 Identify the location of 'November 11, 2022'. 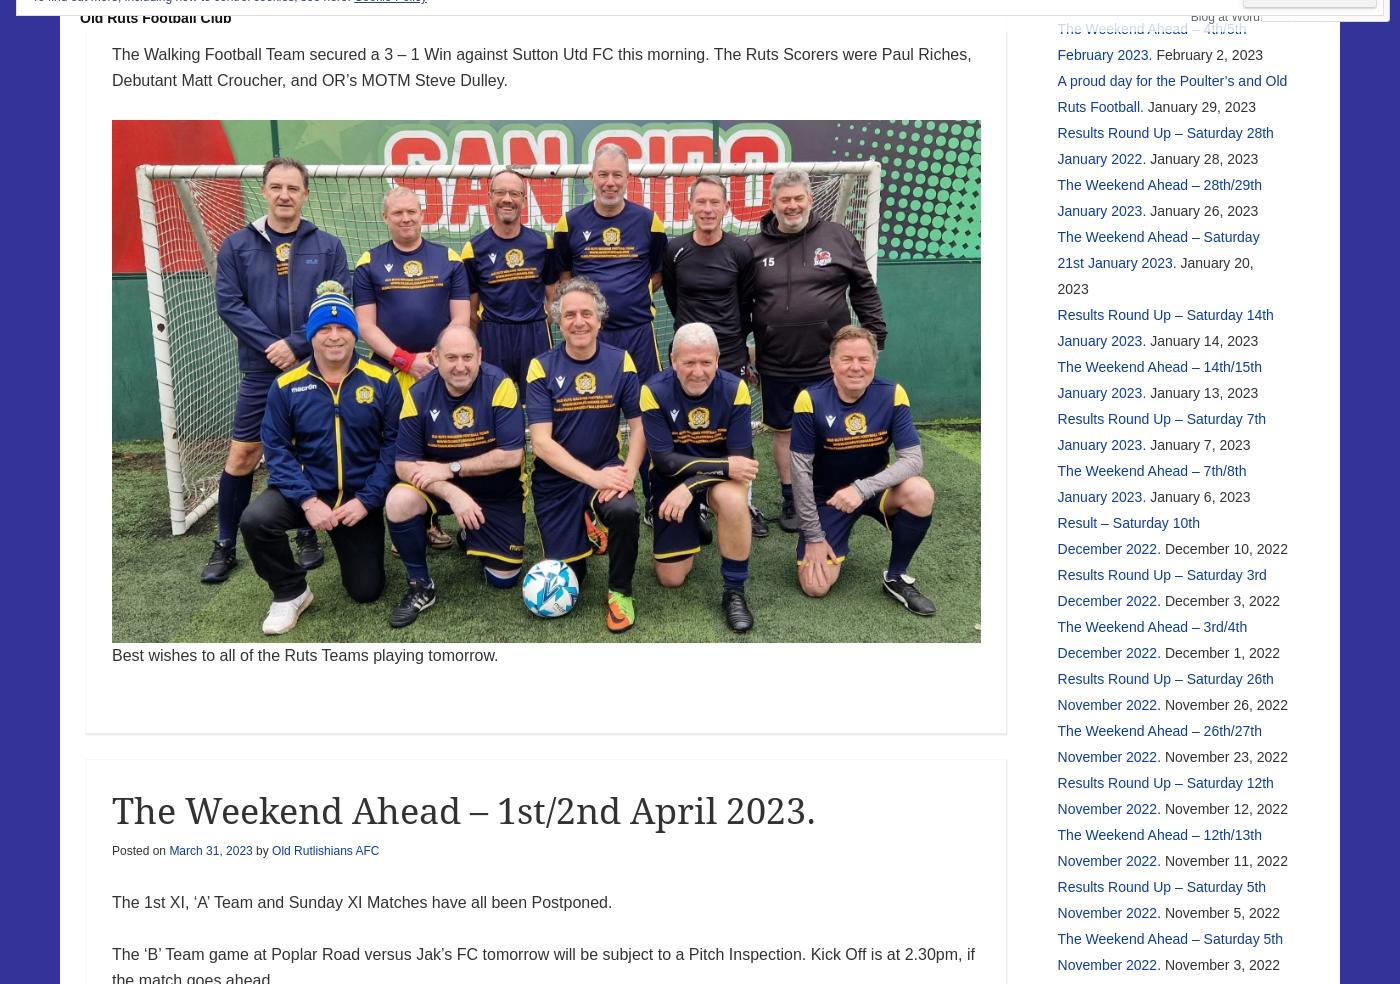
(1225, 859).